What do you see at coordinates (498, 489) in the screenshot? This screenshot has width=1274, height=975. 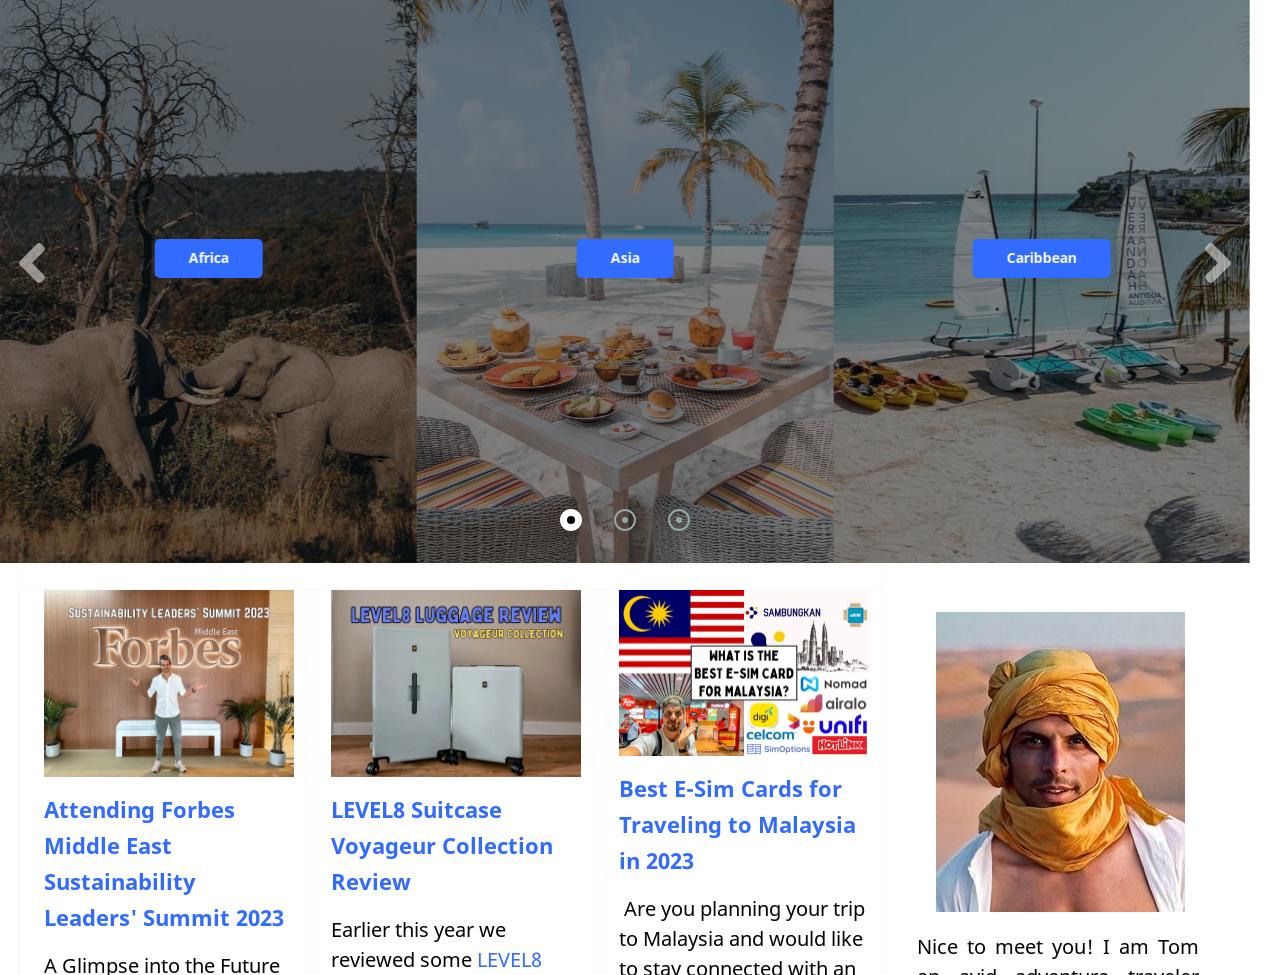 I see `'Switzerland'` at bounding box center [498, 489].